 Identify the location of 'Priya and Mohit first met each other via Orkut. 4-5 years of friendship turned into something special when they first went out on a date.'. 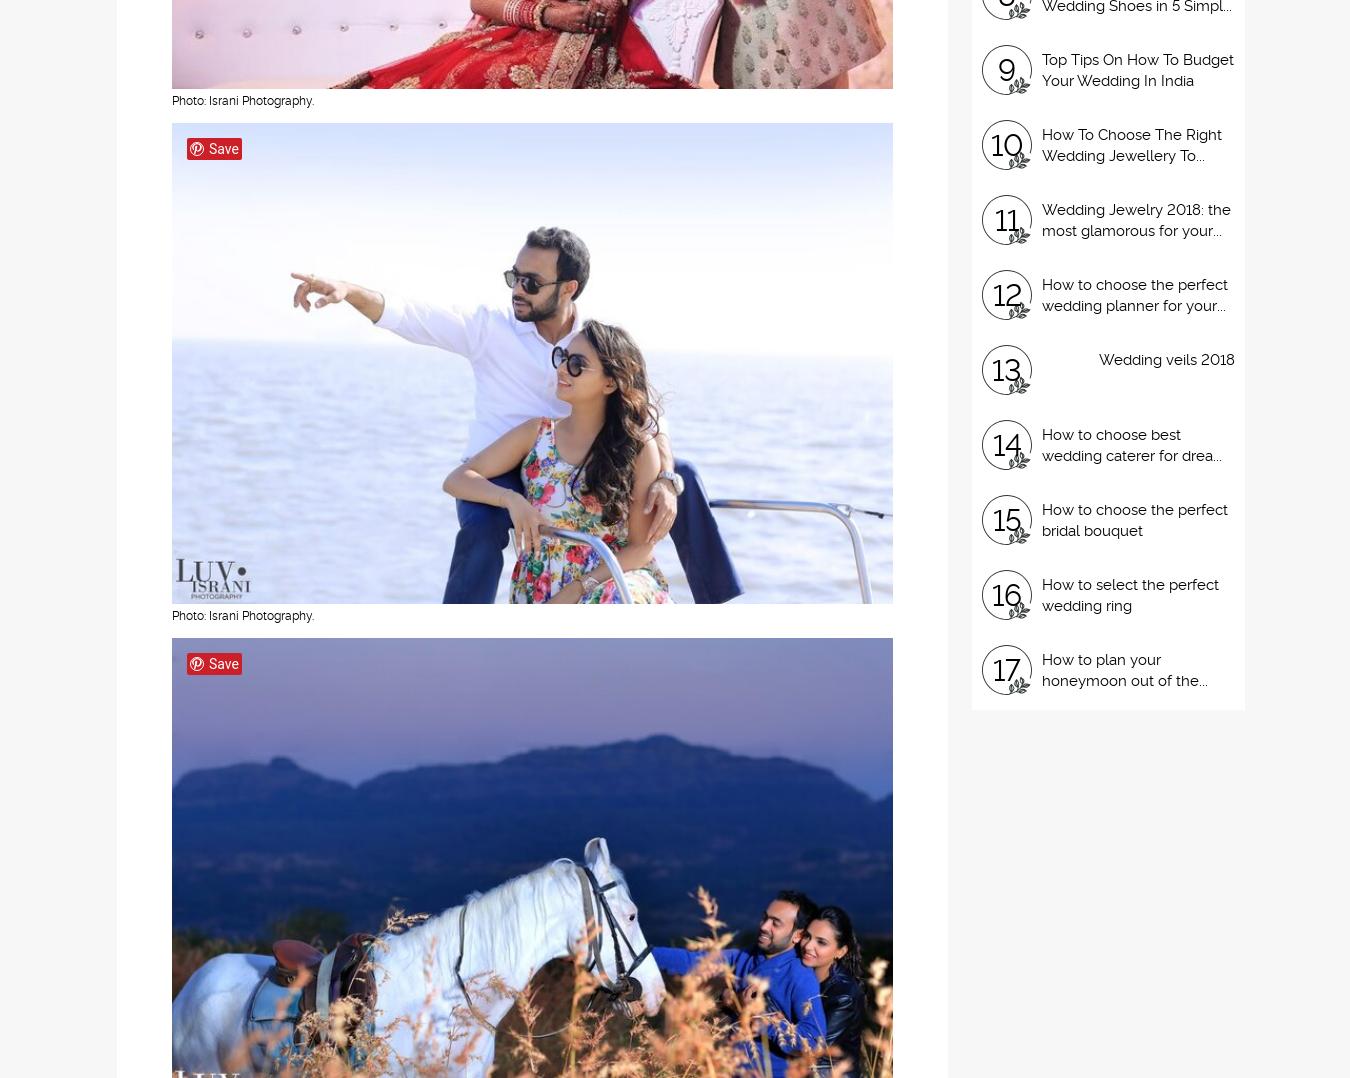
(251, 191).